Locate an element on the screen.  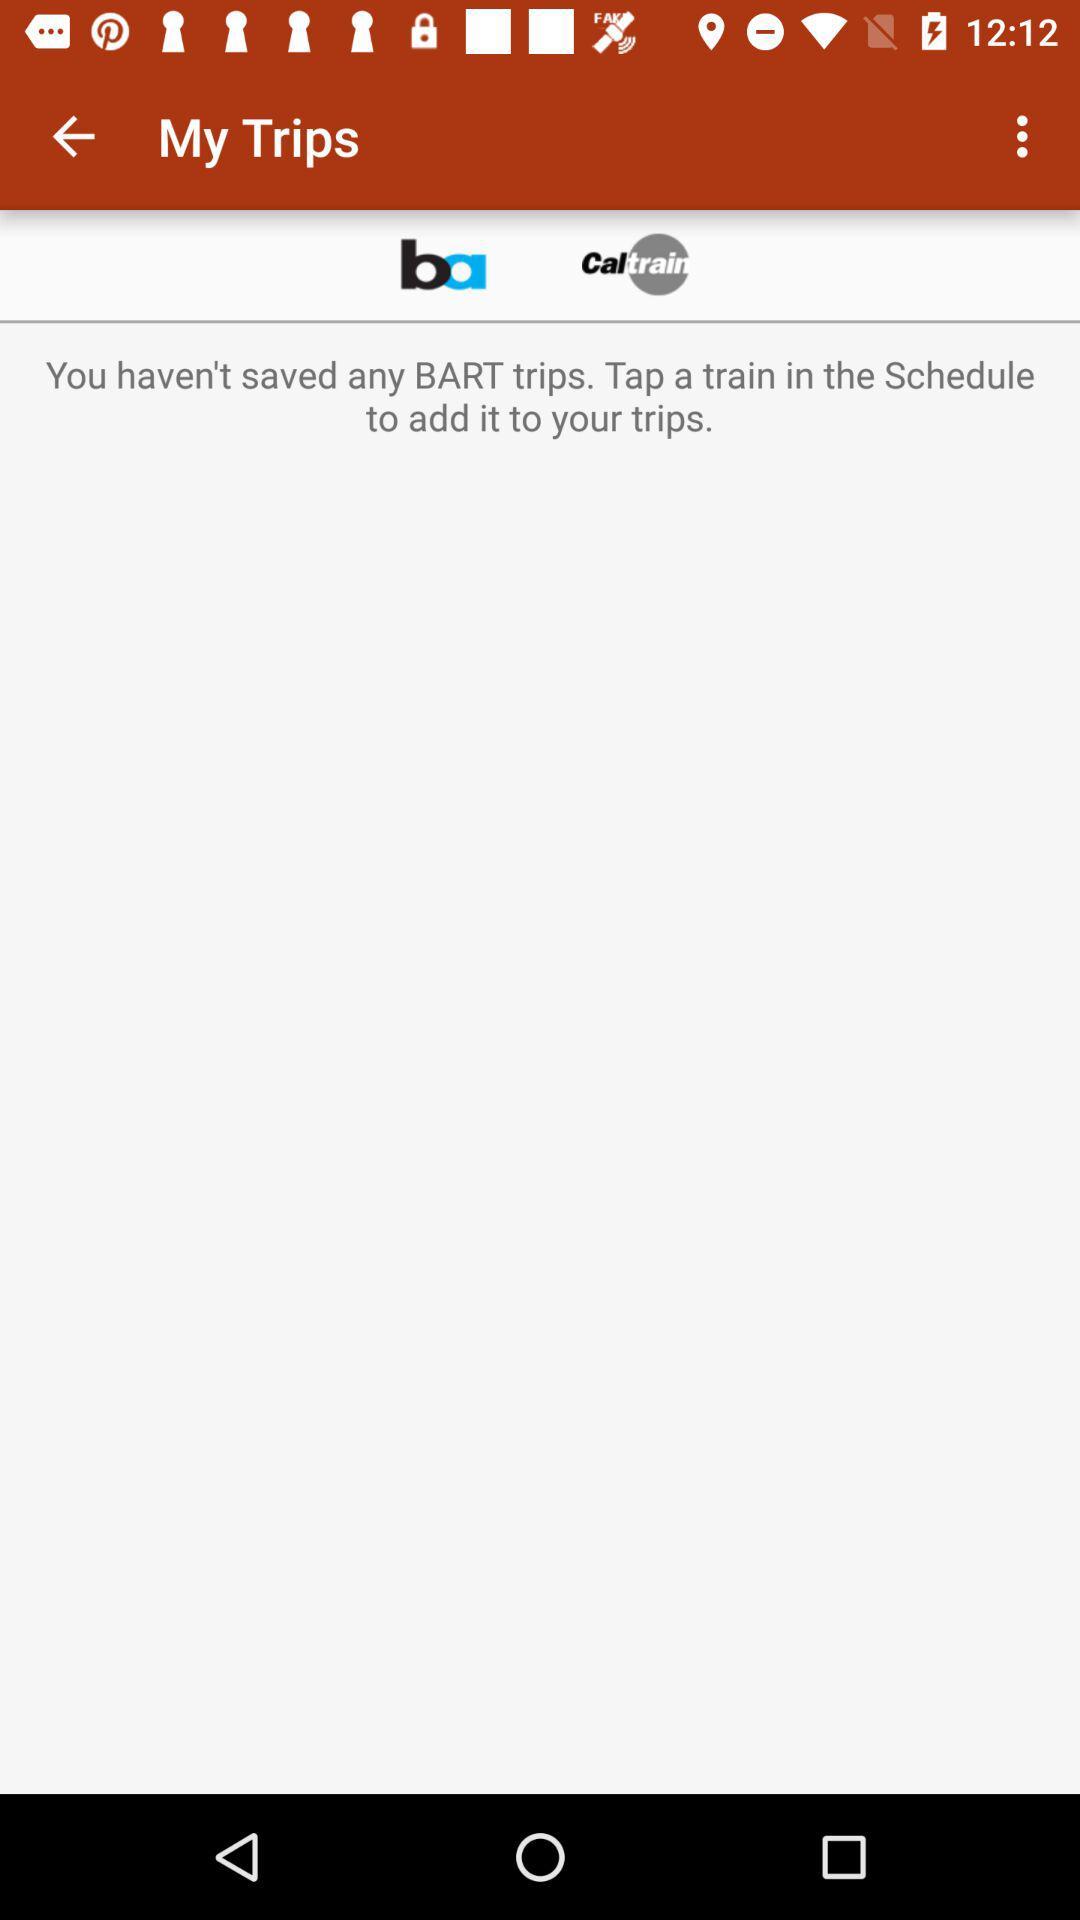
payment option is located at coordinates (637, 264).